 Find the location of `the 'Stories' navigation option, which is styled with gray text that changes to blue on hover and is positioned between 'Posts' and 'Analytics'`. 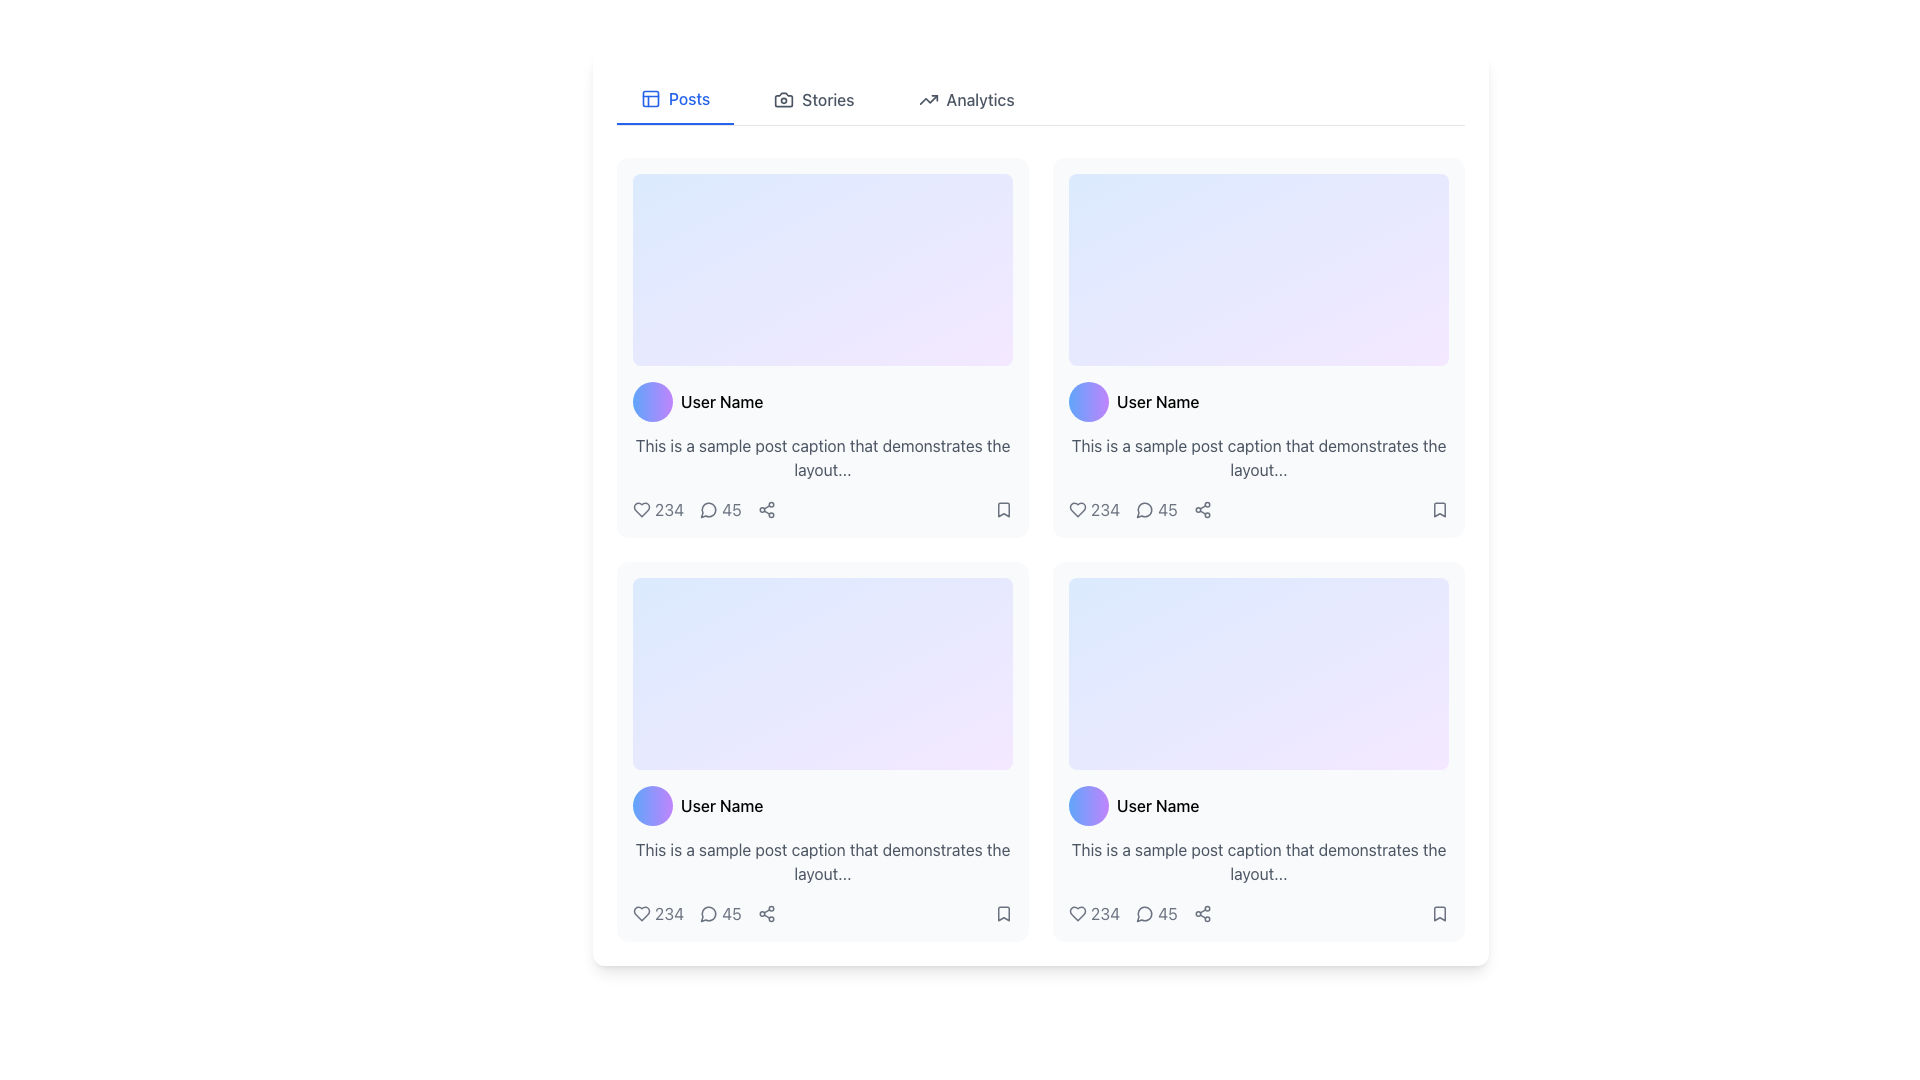

the 'Stories' navigation option, which is styled with gray text that changes to blue on hover and is positioned between 'Posts' and 'Analytics' is located at coordinates (814, 100).